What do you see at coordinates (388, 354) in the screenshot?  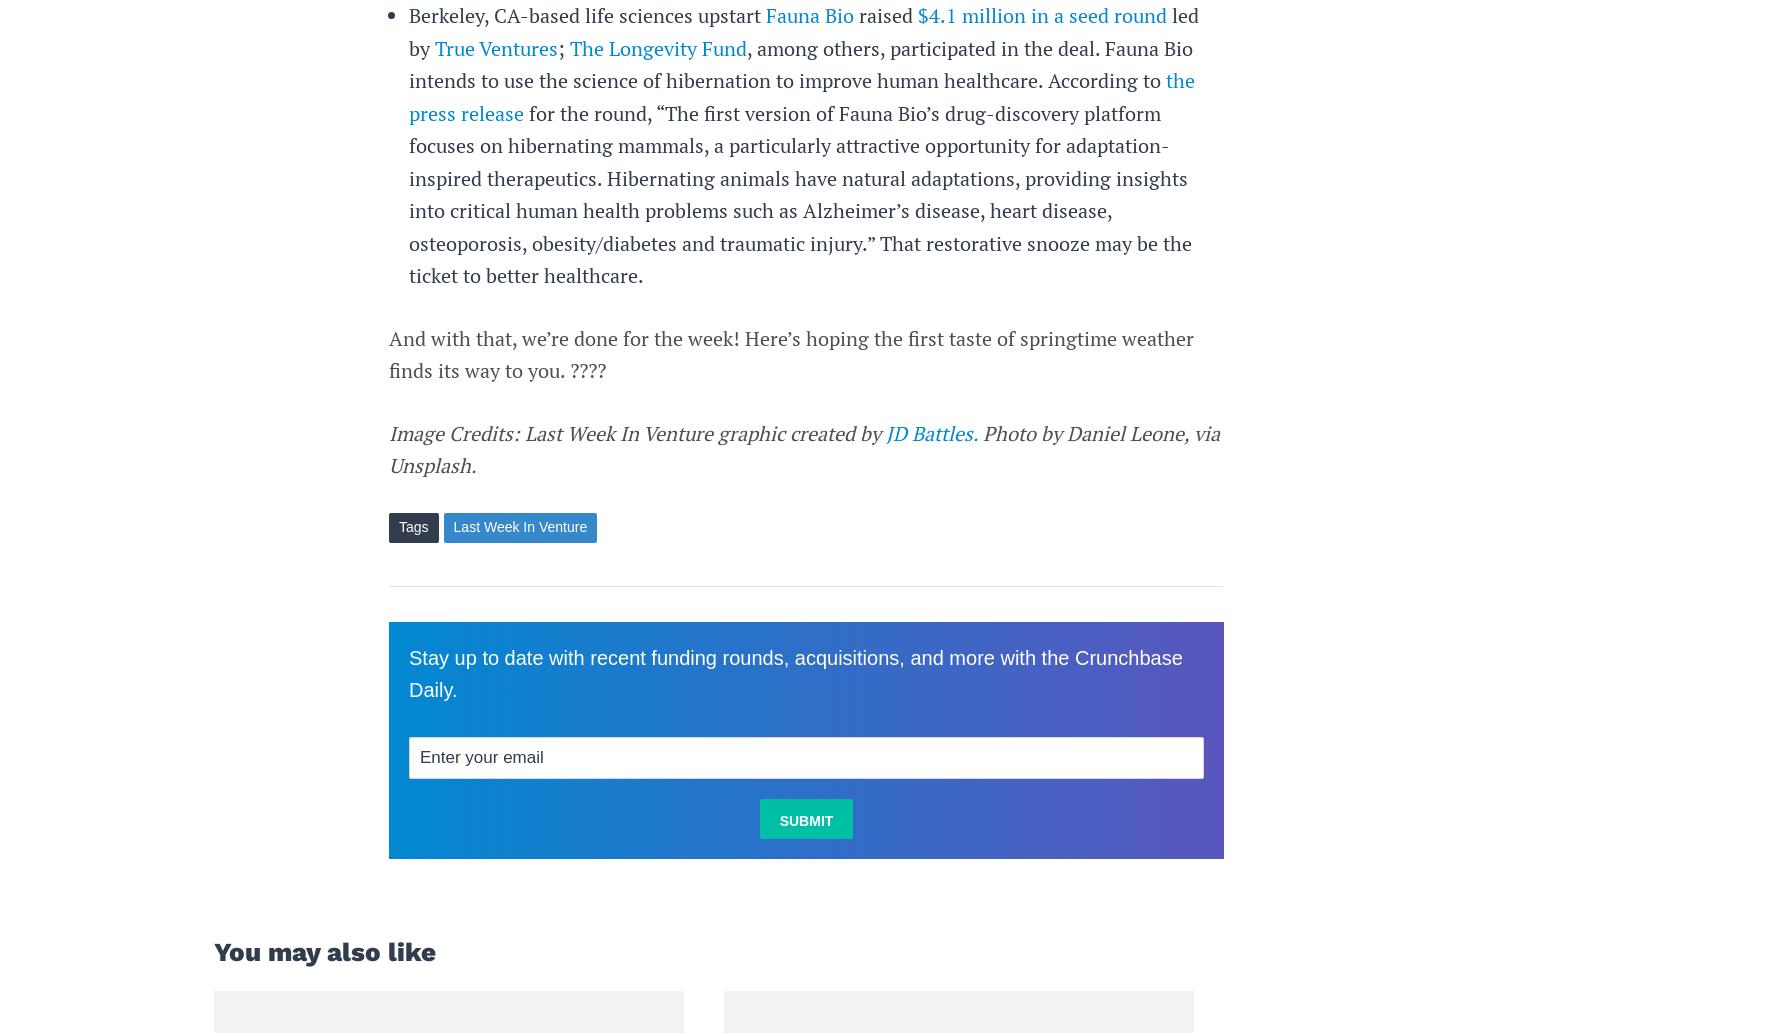 I see `'And with that, we’re done for the week! Here’s hoping the first taste of springtime weather finds its way to you. ??️??'` at bounding box center [388, 354].